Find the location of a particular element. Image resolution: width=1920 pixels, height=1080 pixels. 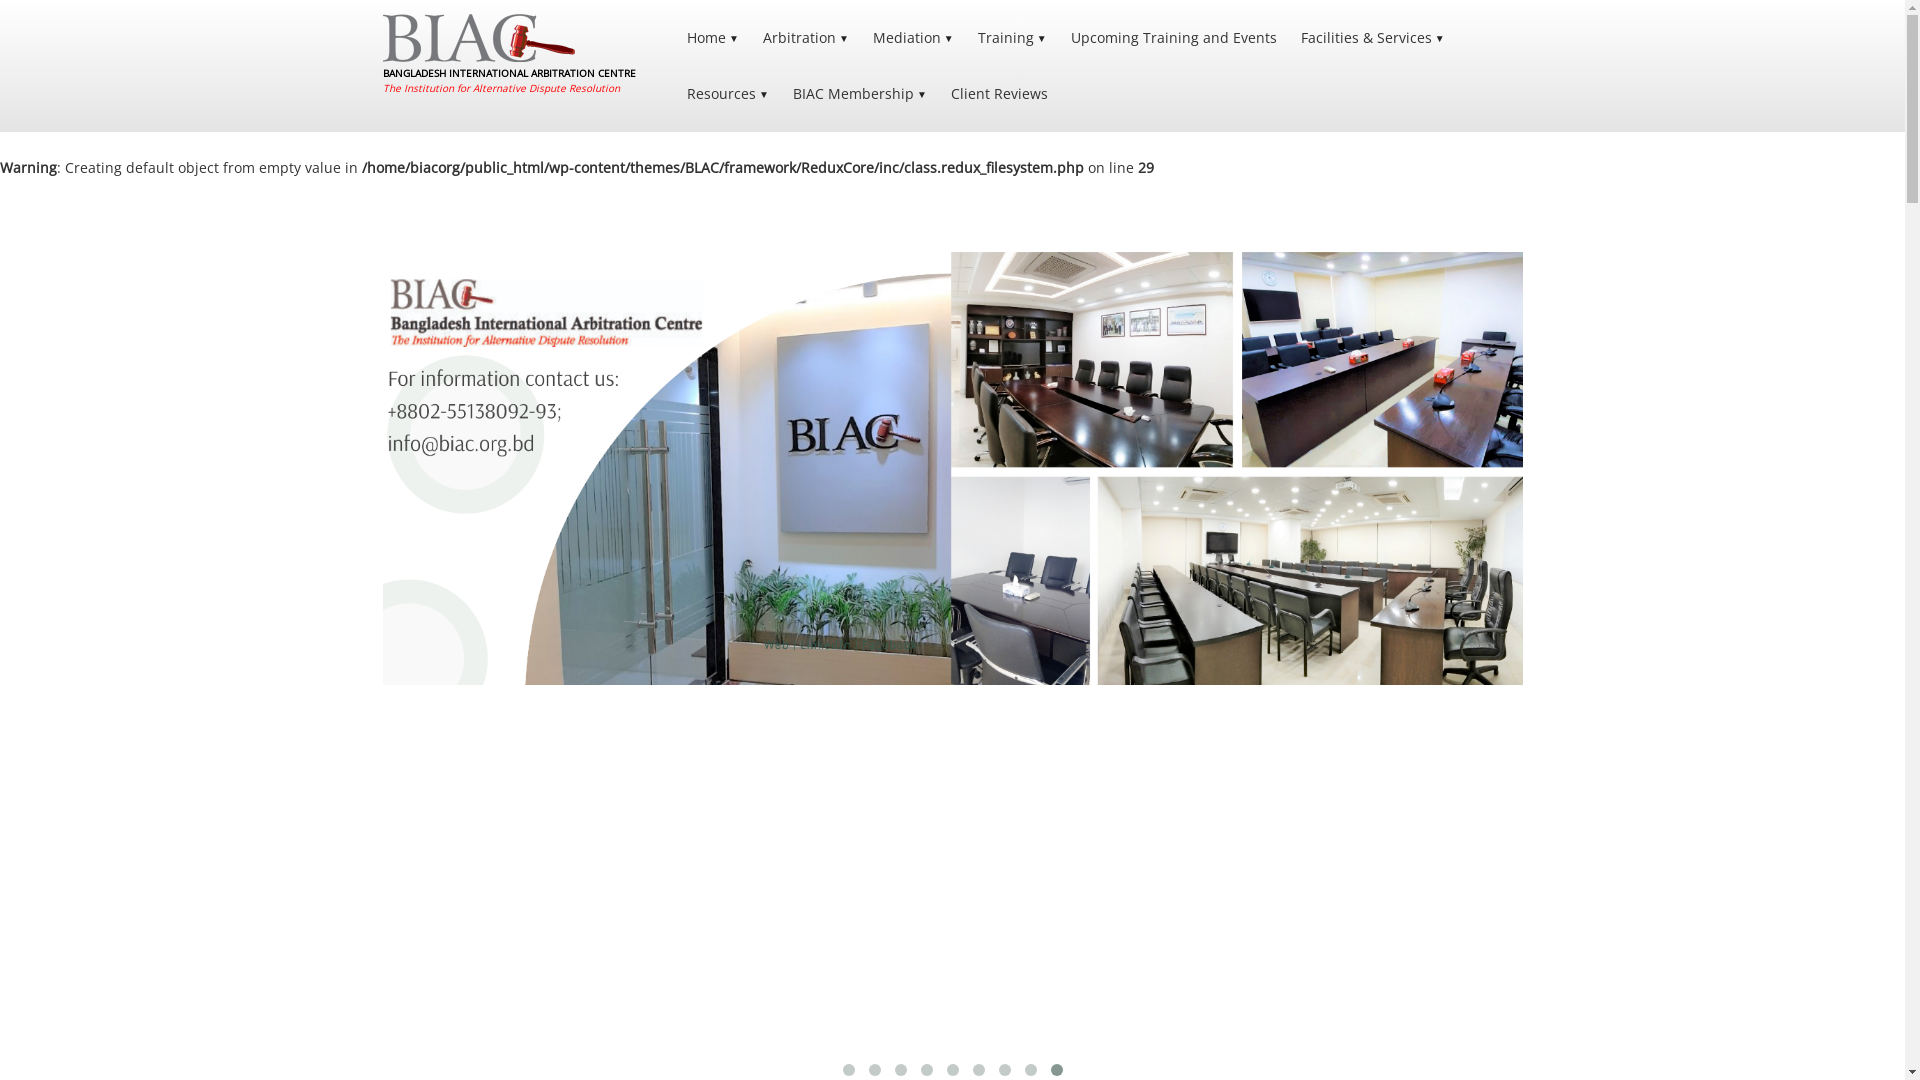

'Client Reviews' is located at coordinates (999, 93).